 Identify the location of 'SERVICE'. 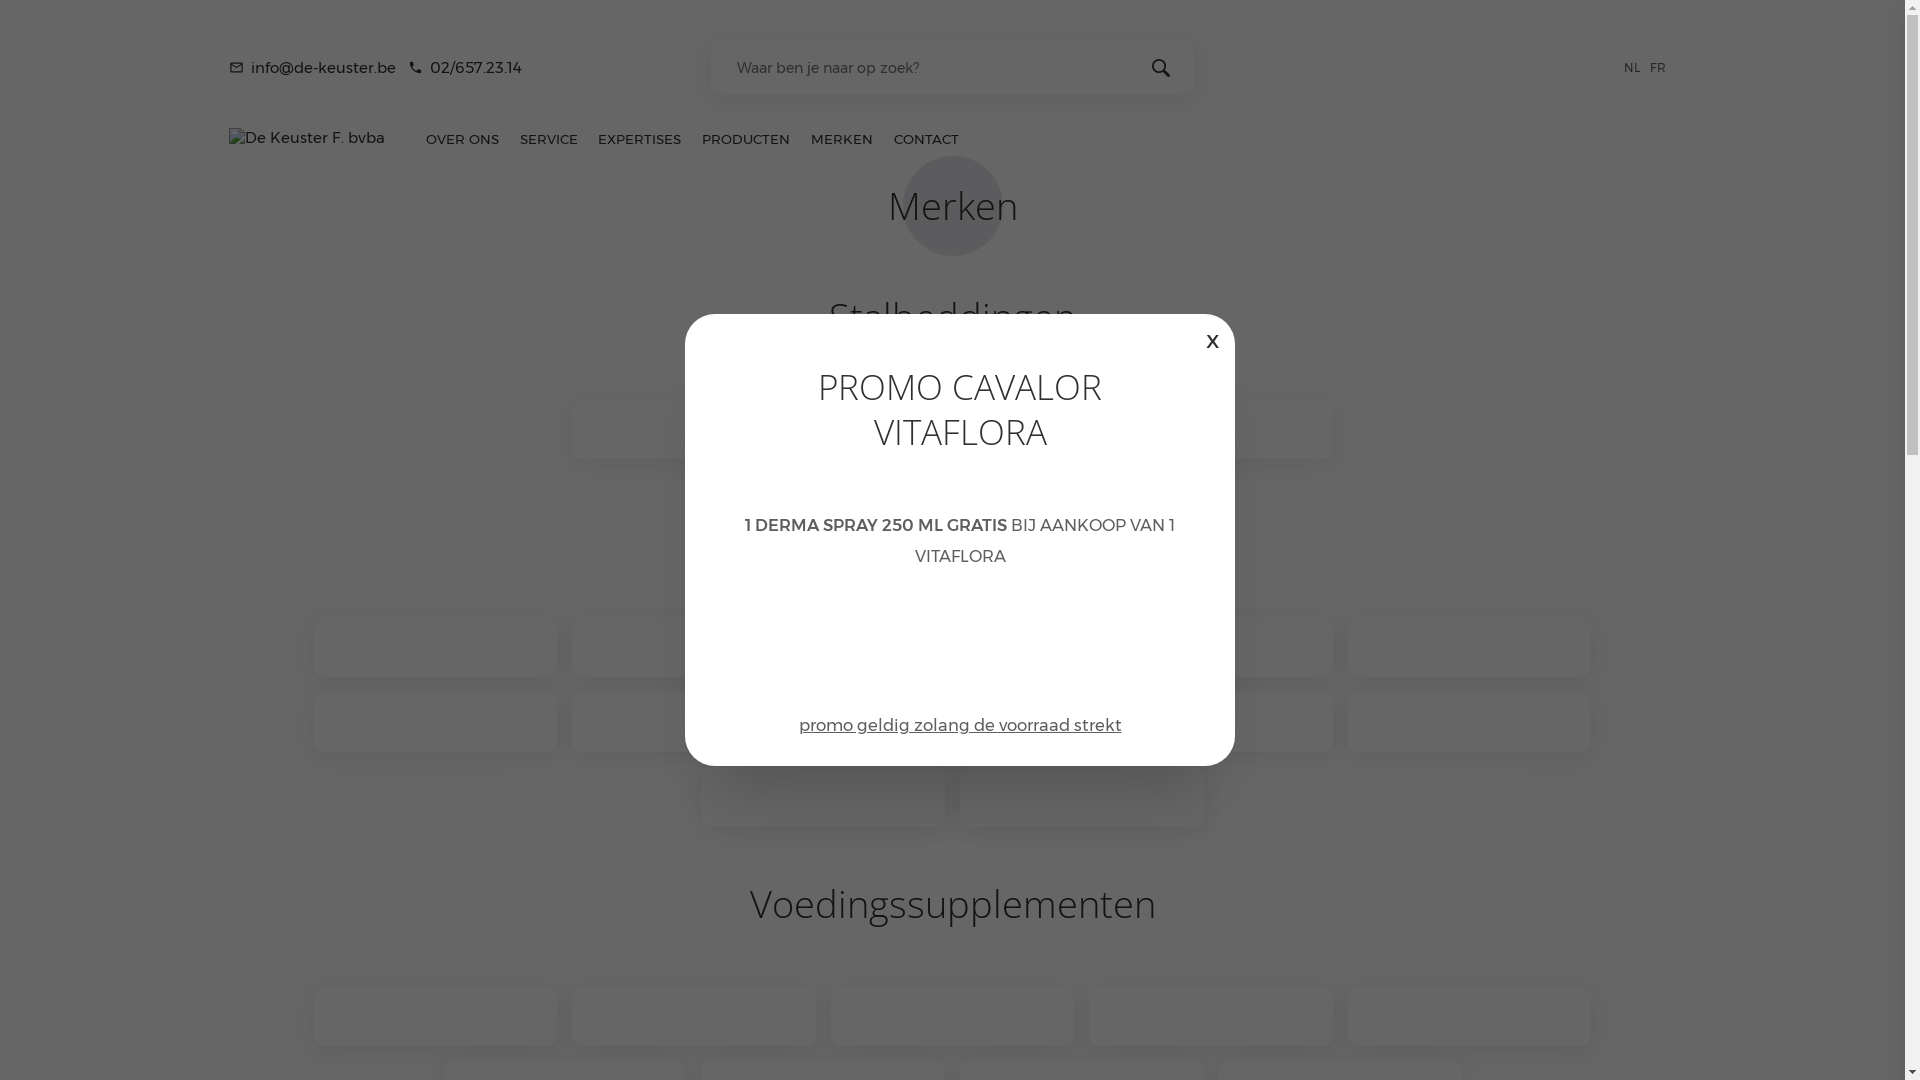
(548, 137).